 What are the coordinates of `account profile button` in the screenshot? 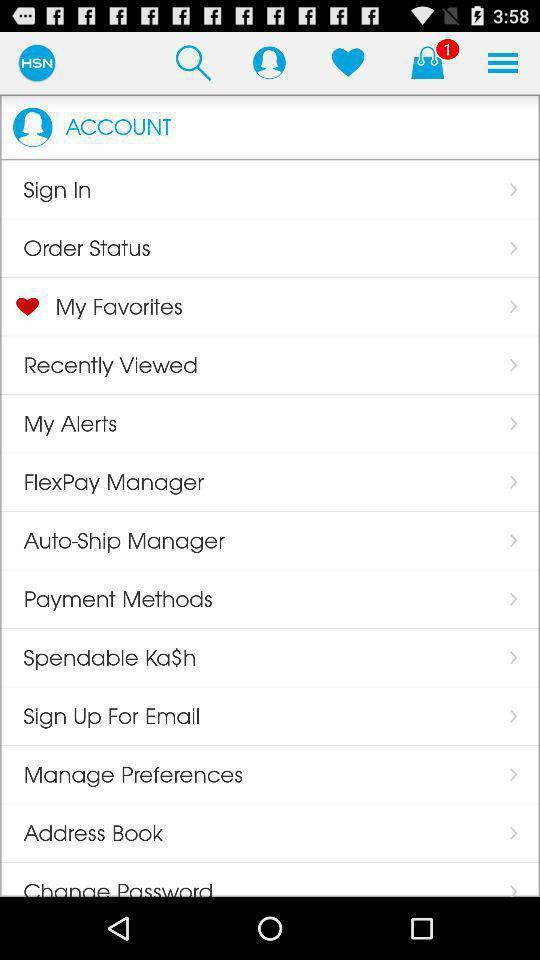 It's located at (269, 62).